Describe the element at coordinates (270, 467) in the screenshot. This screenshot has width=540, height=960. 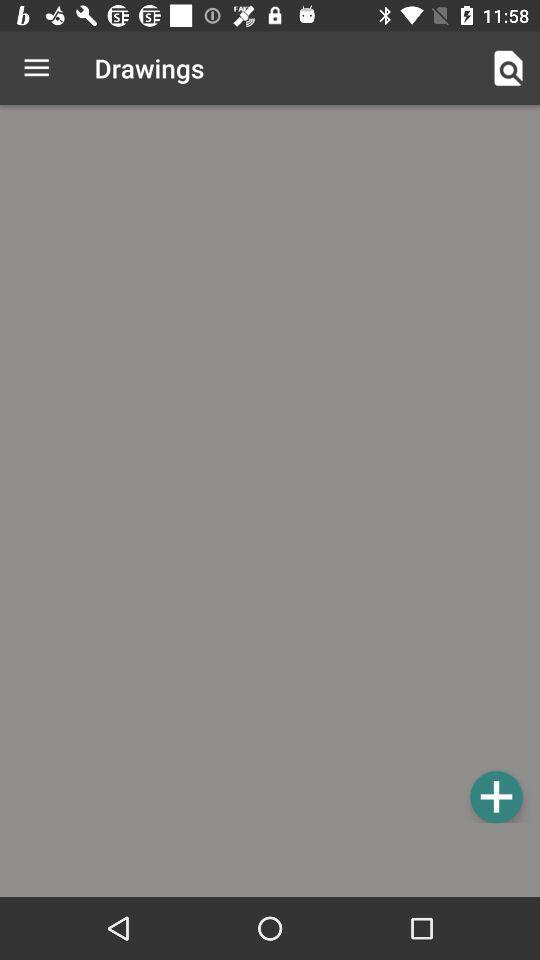
I see `area for drawing` at that location.